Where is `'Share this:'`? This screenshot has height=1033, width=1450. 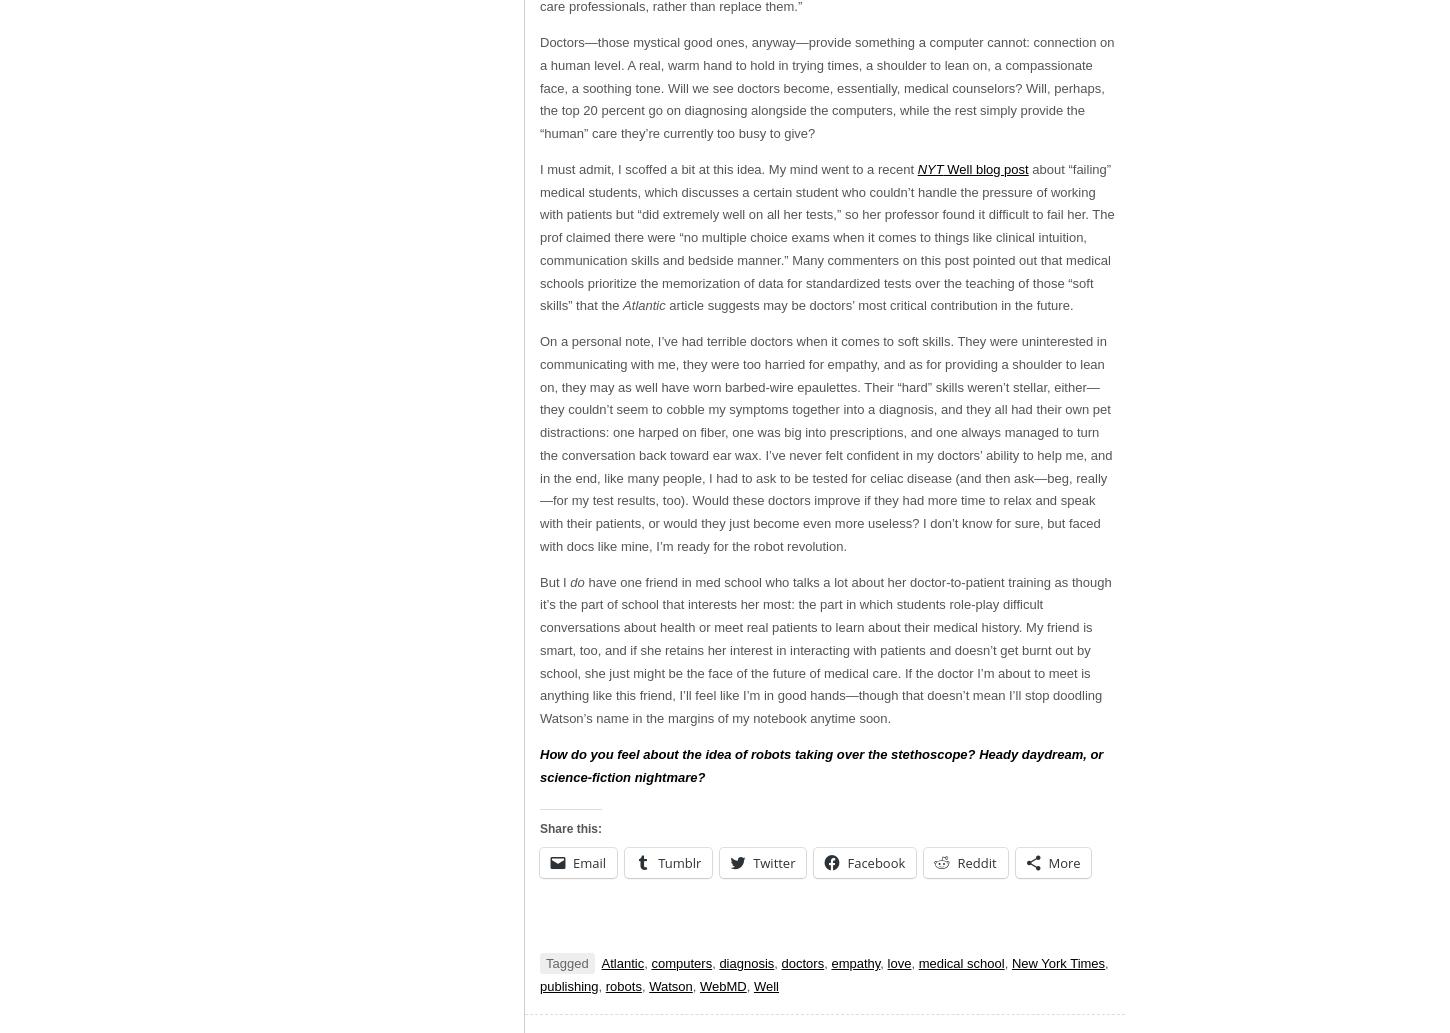
'Share this:' is located at coordinates (571, 827).